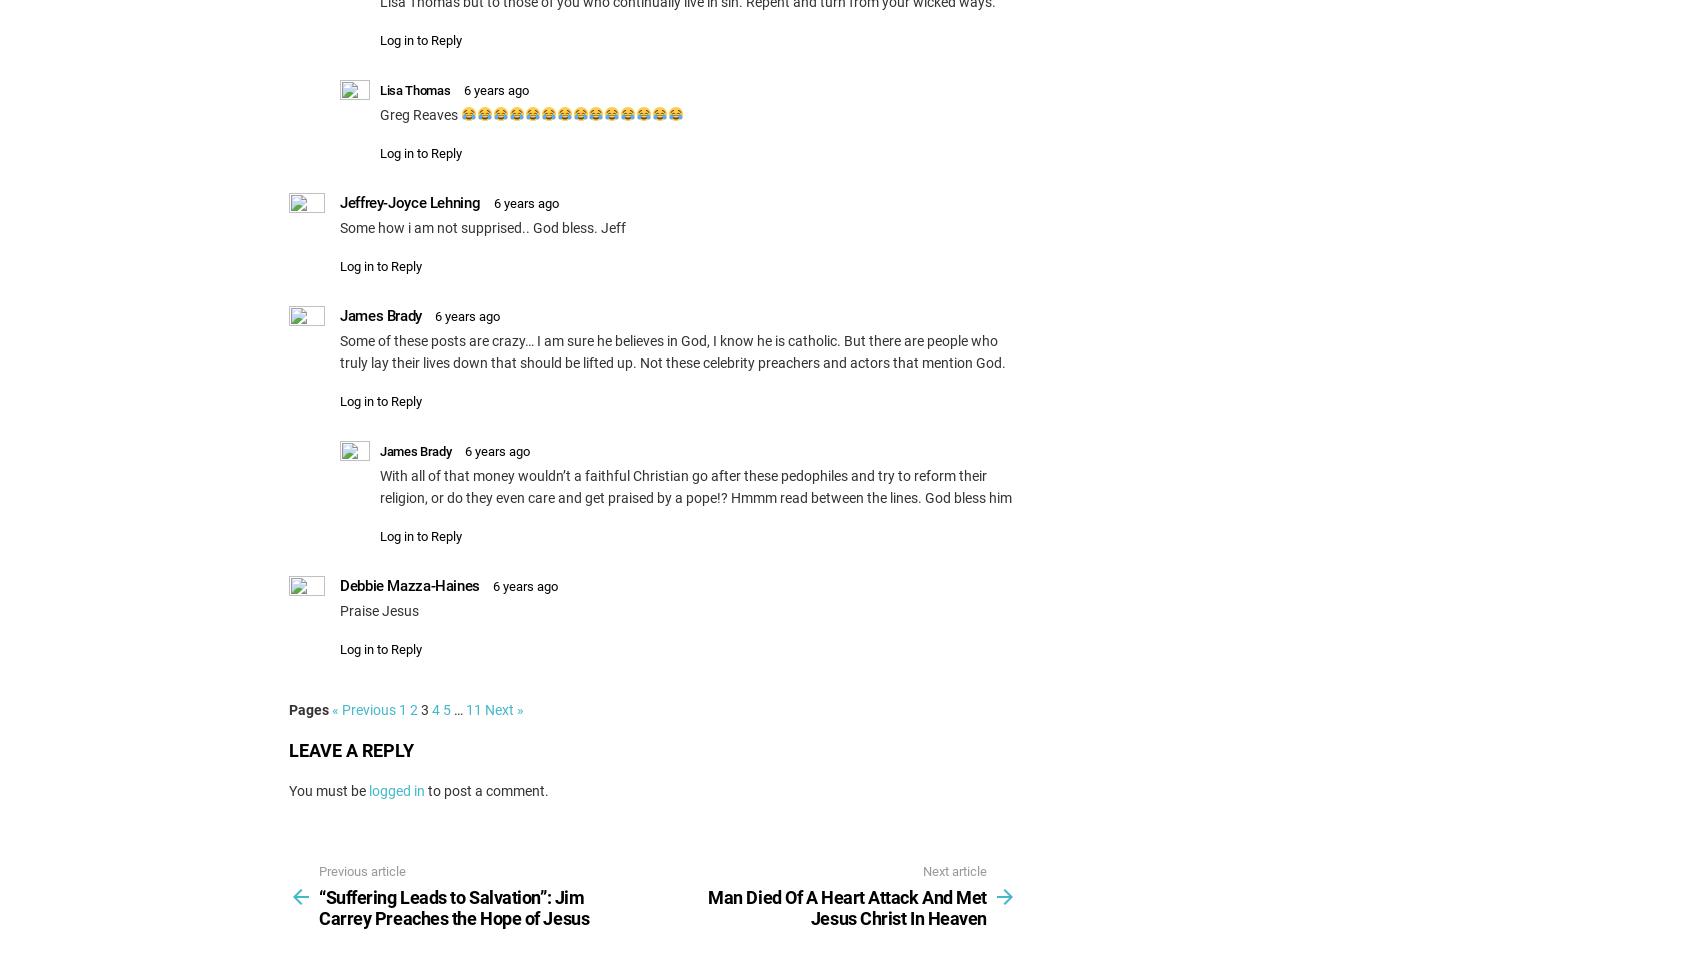 Image resolution: width=1700 pixels, height=975 pixels. Describe the element at coordinates (327, 791) in the screenshot. I see `'You must be'` at that location.